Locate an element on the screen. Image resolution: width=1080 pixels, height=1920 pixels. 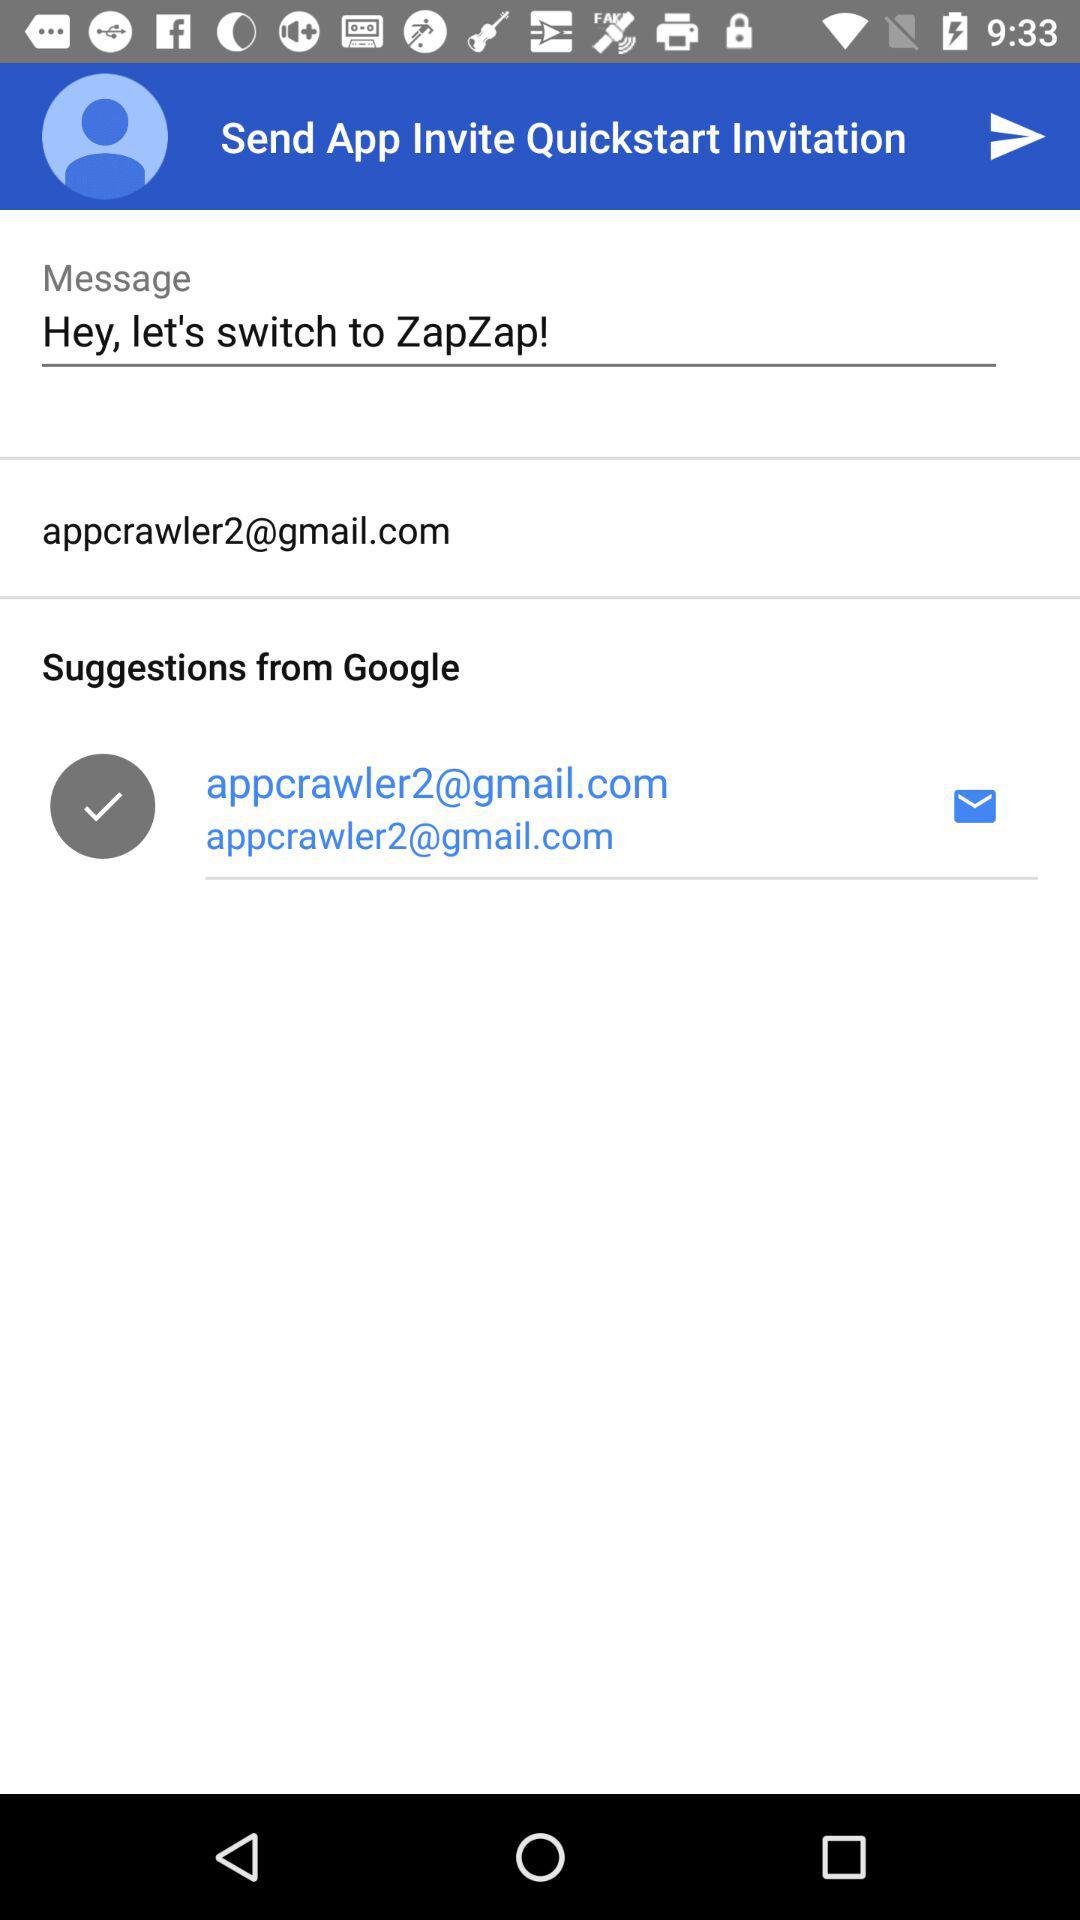
the item next to the send app invite app is located at coordinates (104, 135).